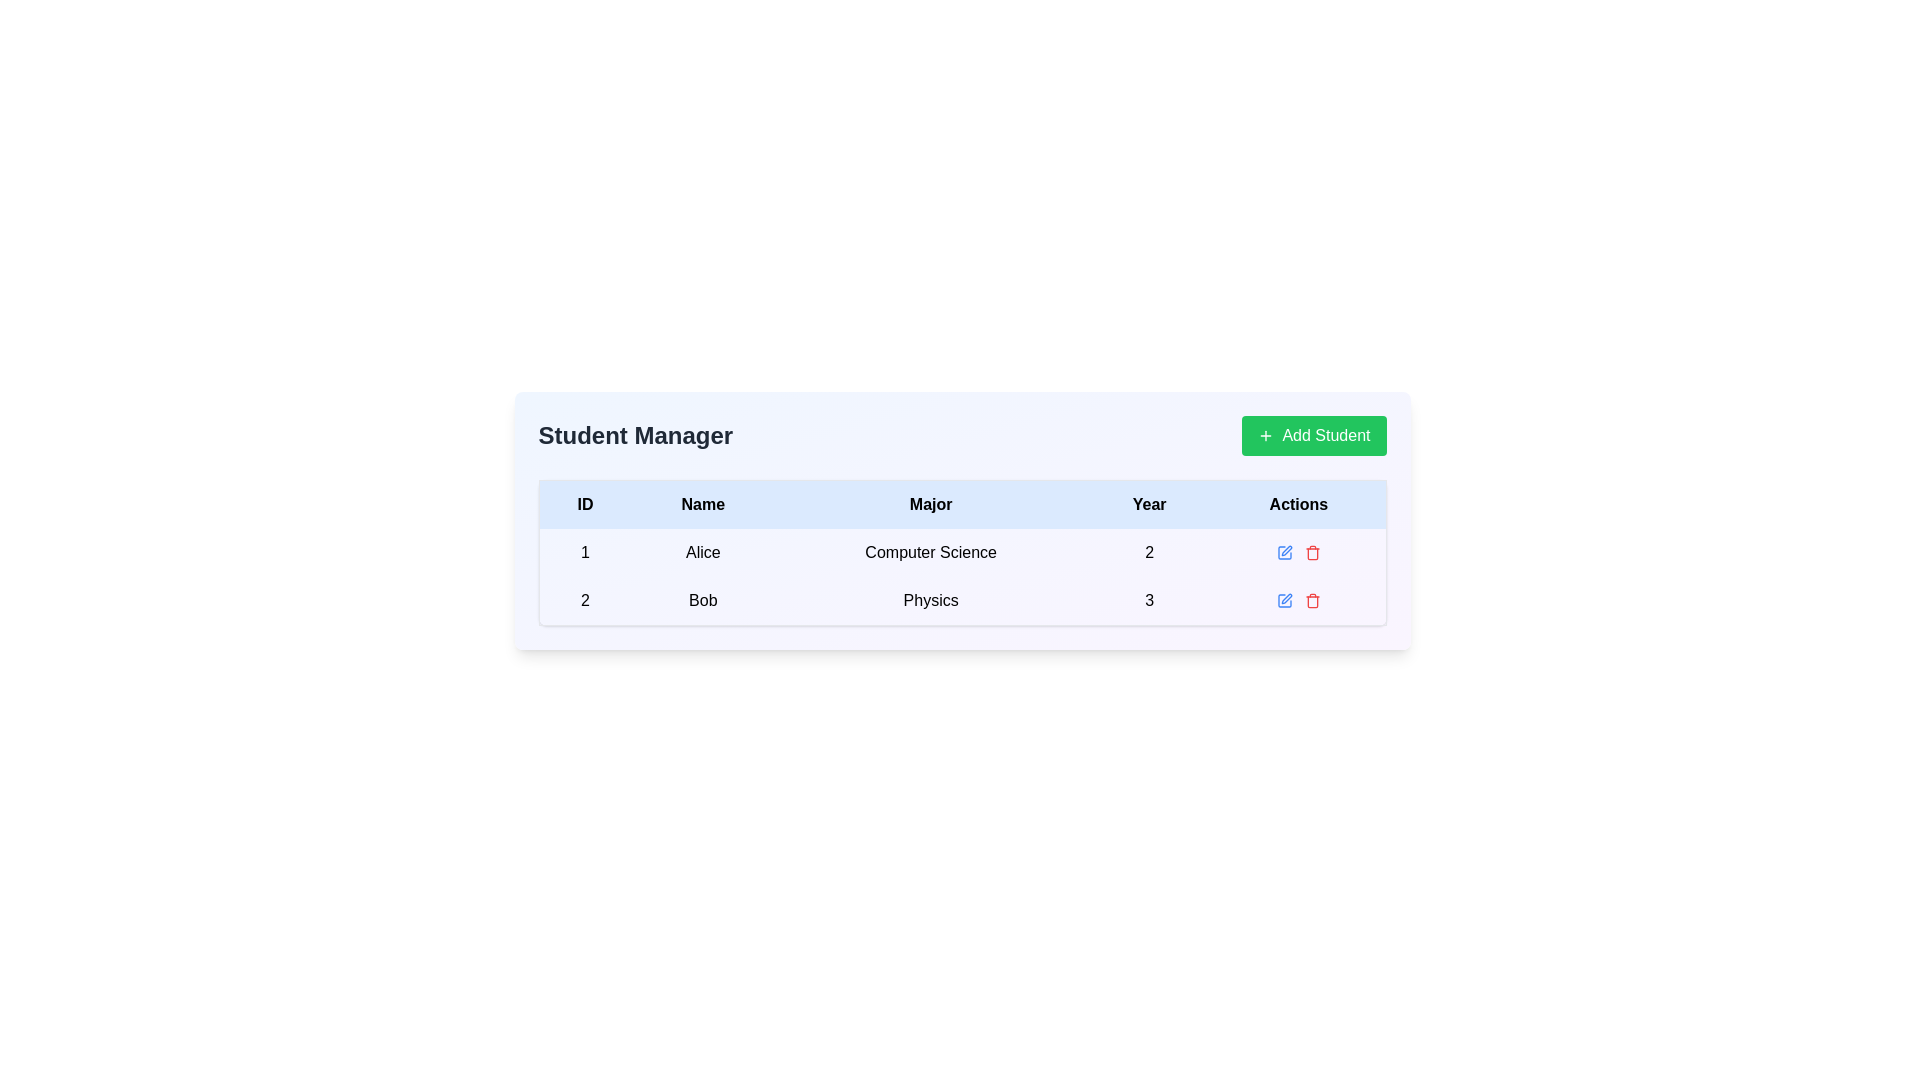 The width and height of the screenshot is (1920, 1080). What do you see at coordinates (1284, 600) in the screenshot?
I see `the edit button, which is an icon of a pen inside a square with a blue outline, located in the 'Actions' column of the second row of the table, to initiate editing` at bounding box center [1284, 600].